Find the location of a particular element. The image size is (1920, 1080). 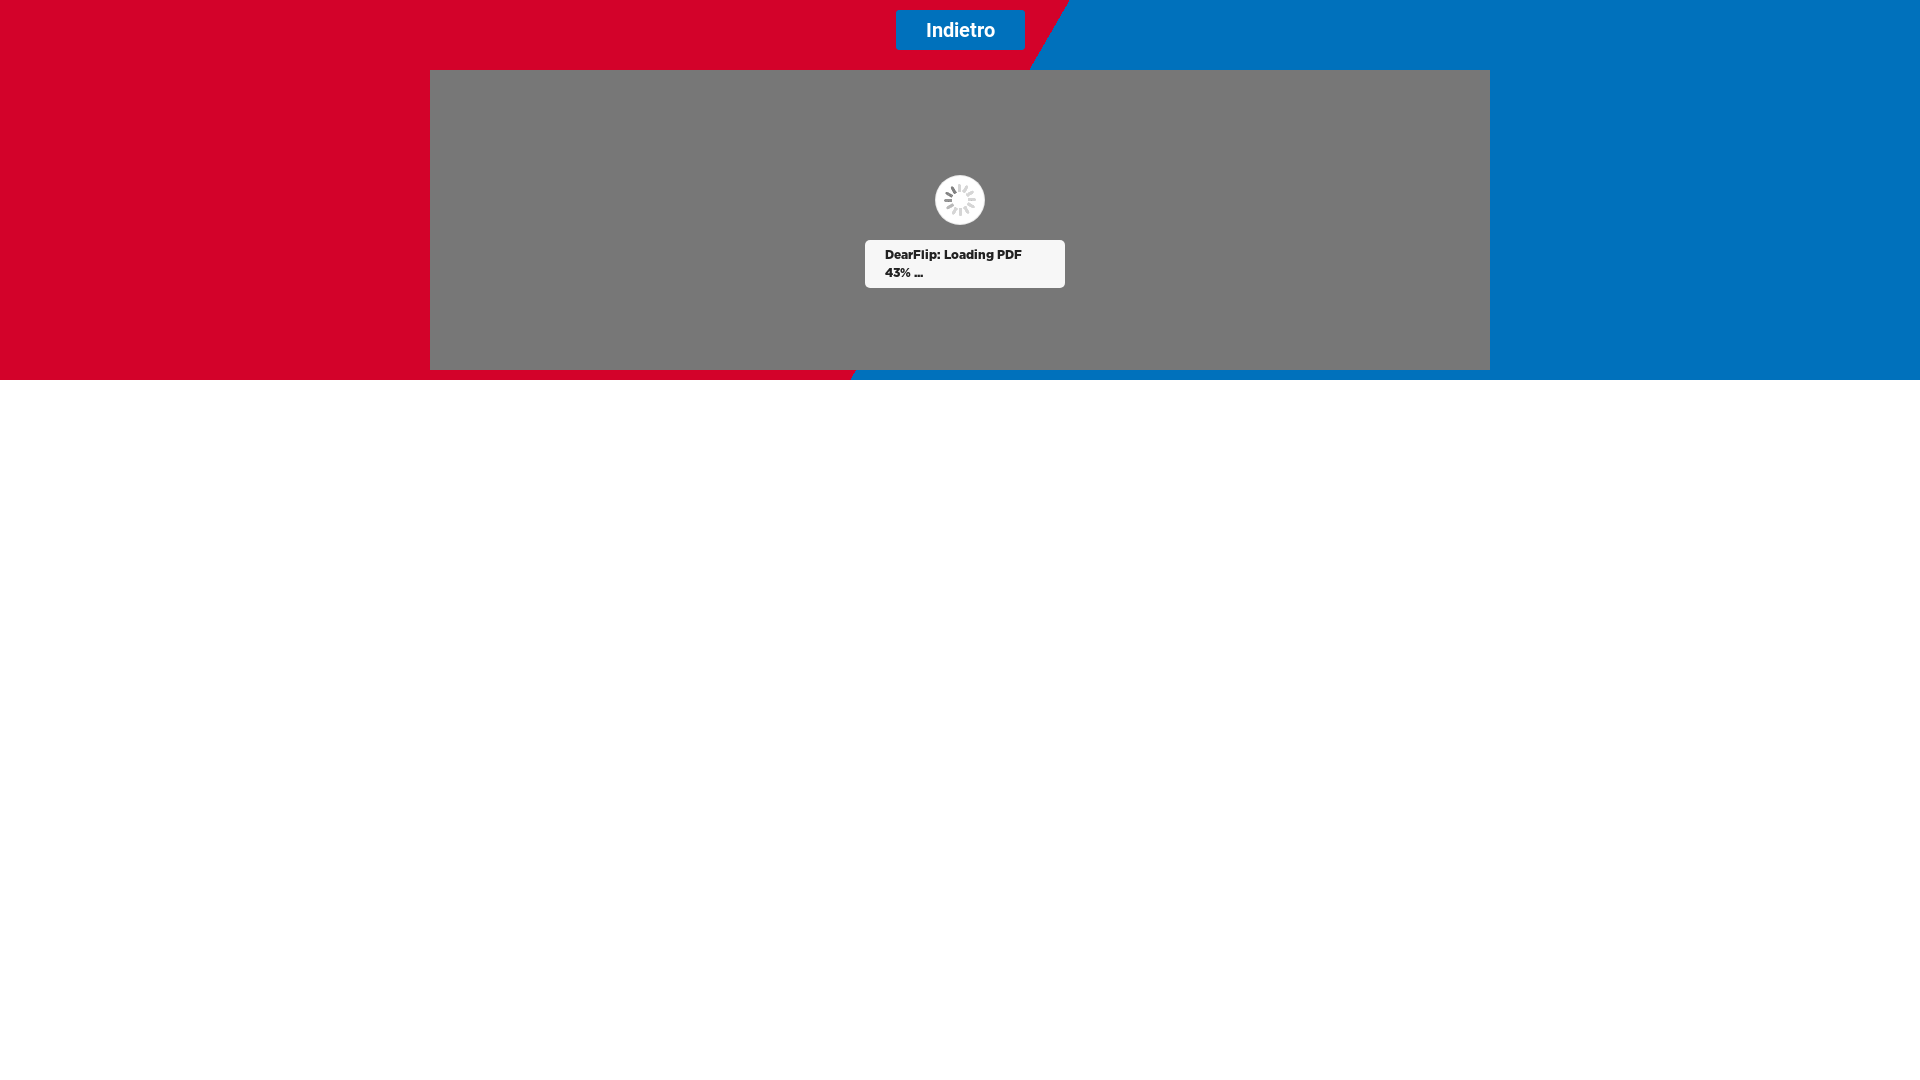

'Indietro' is located at coordinates (960, 30).